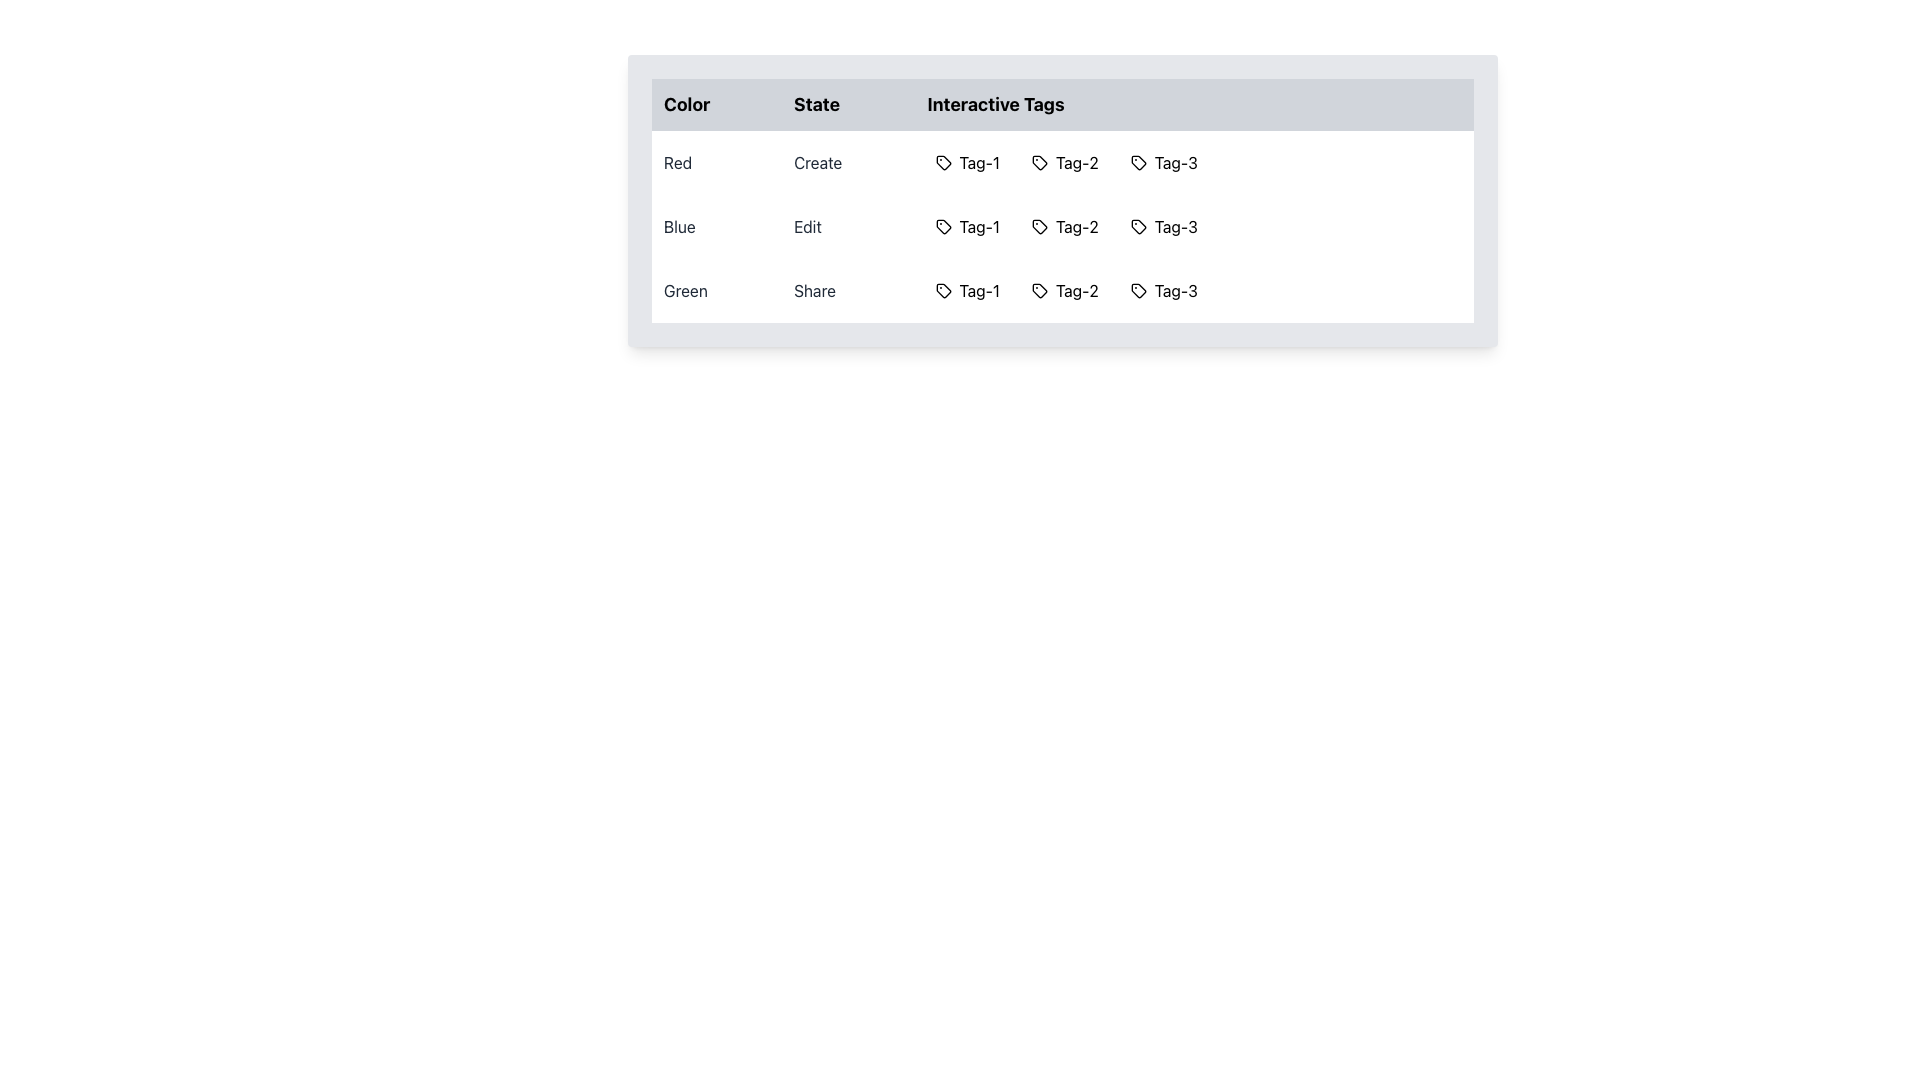 The height and width of the screenshot is (1080, 1920). I want to click on the third tag-like text label in the 'Green' row under the 'Interactive Tags' column to trigger a tooltip or highlight, so click(1176, 290).